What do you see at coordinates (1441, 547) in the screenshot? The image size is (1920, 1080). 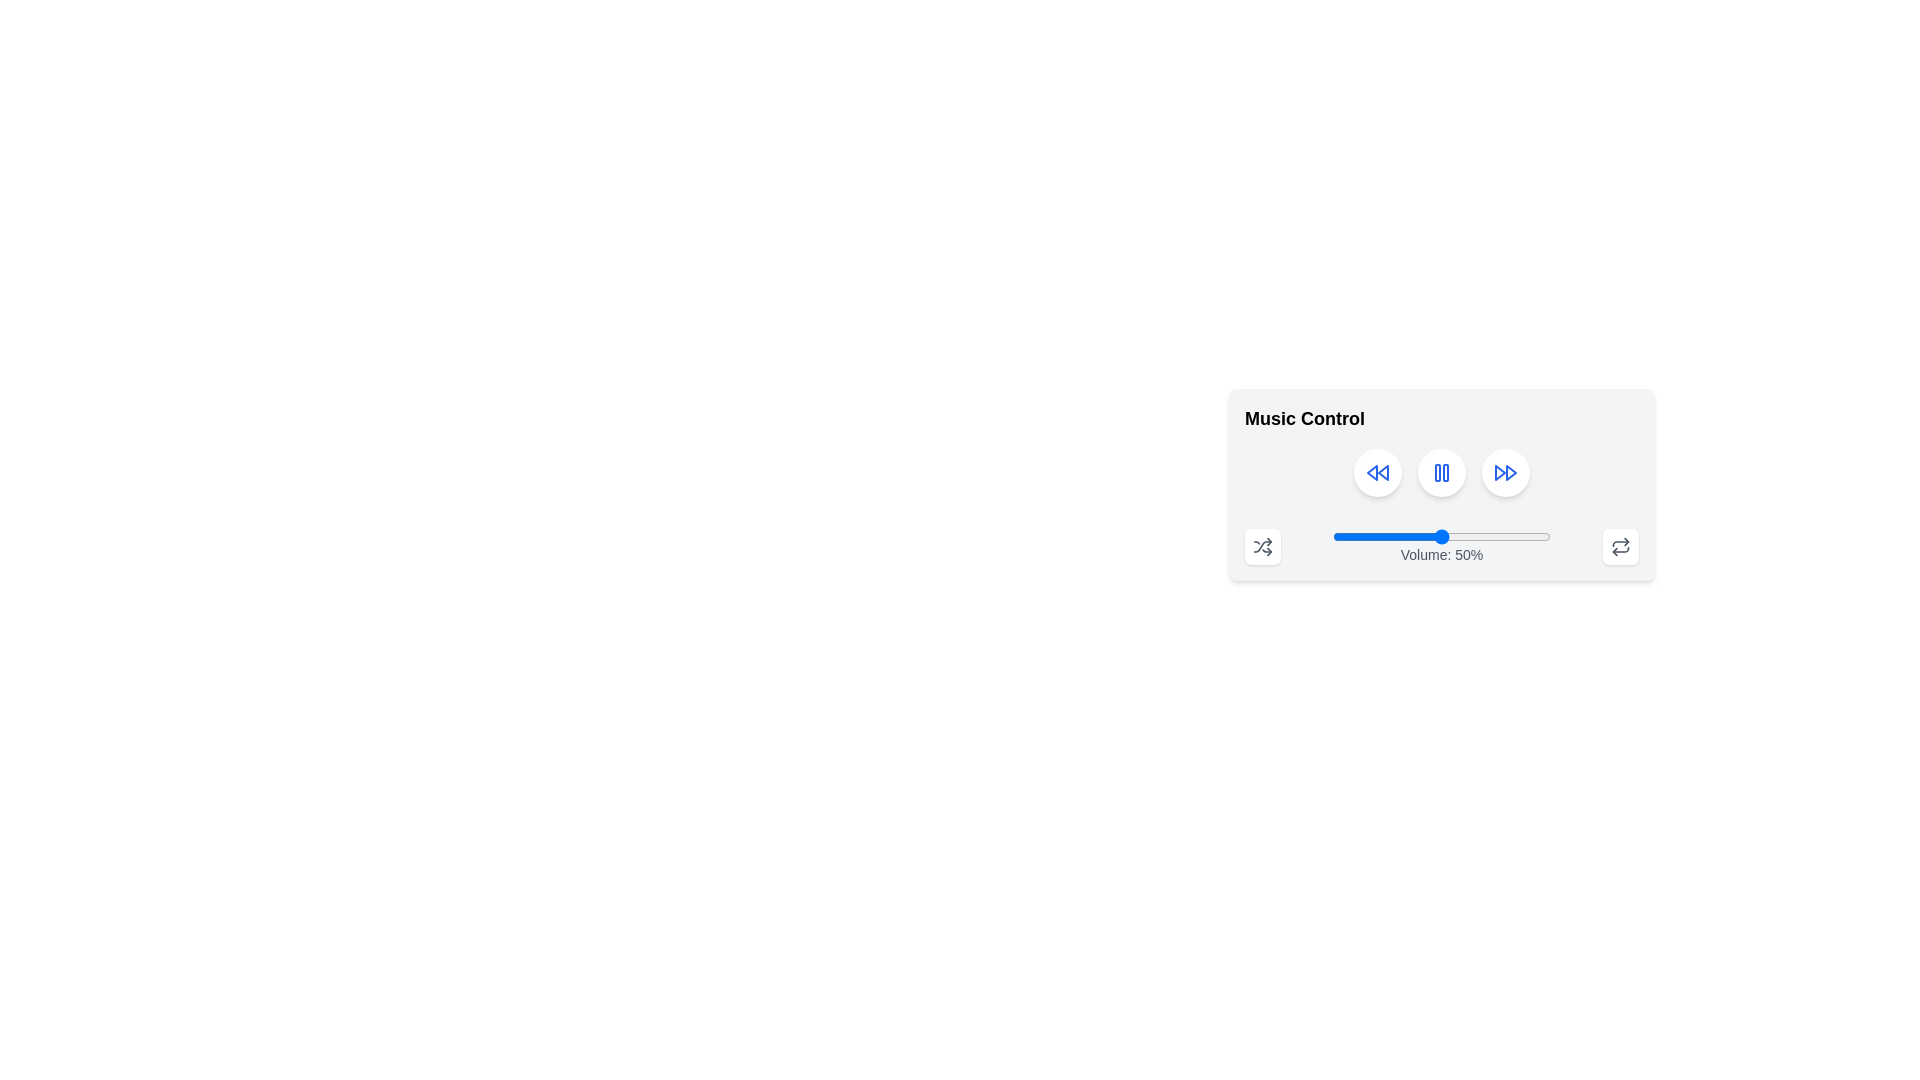 I see `label displaying the current volume level ('Volume: 50%') from the Volume control slider located in the bottom center of the music control panel` at bounding box center [1441, 547].